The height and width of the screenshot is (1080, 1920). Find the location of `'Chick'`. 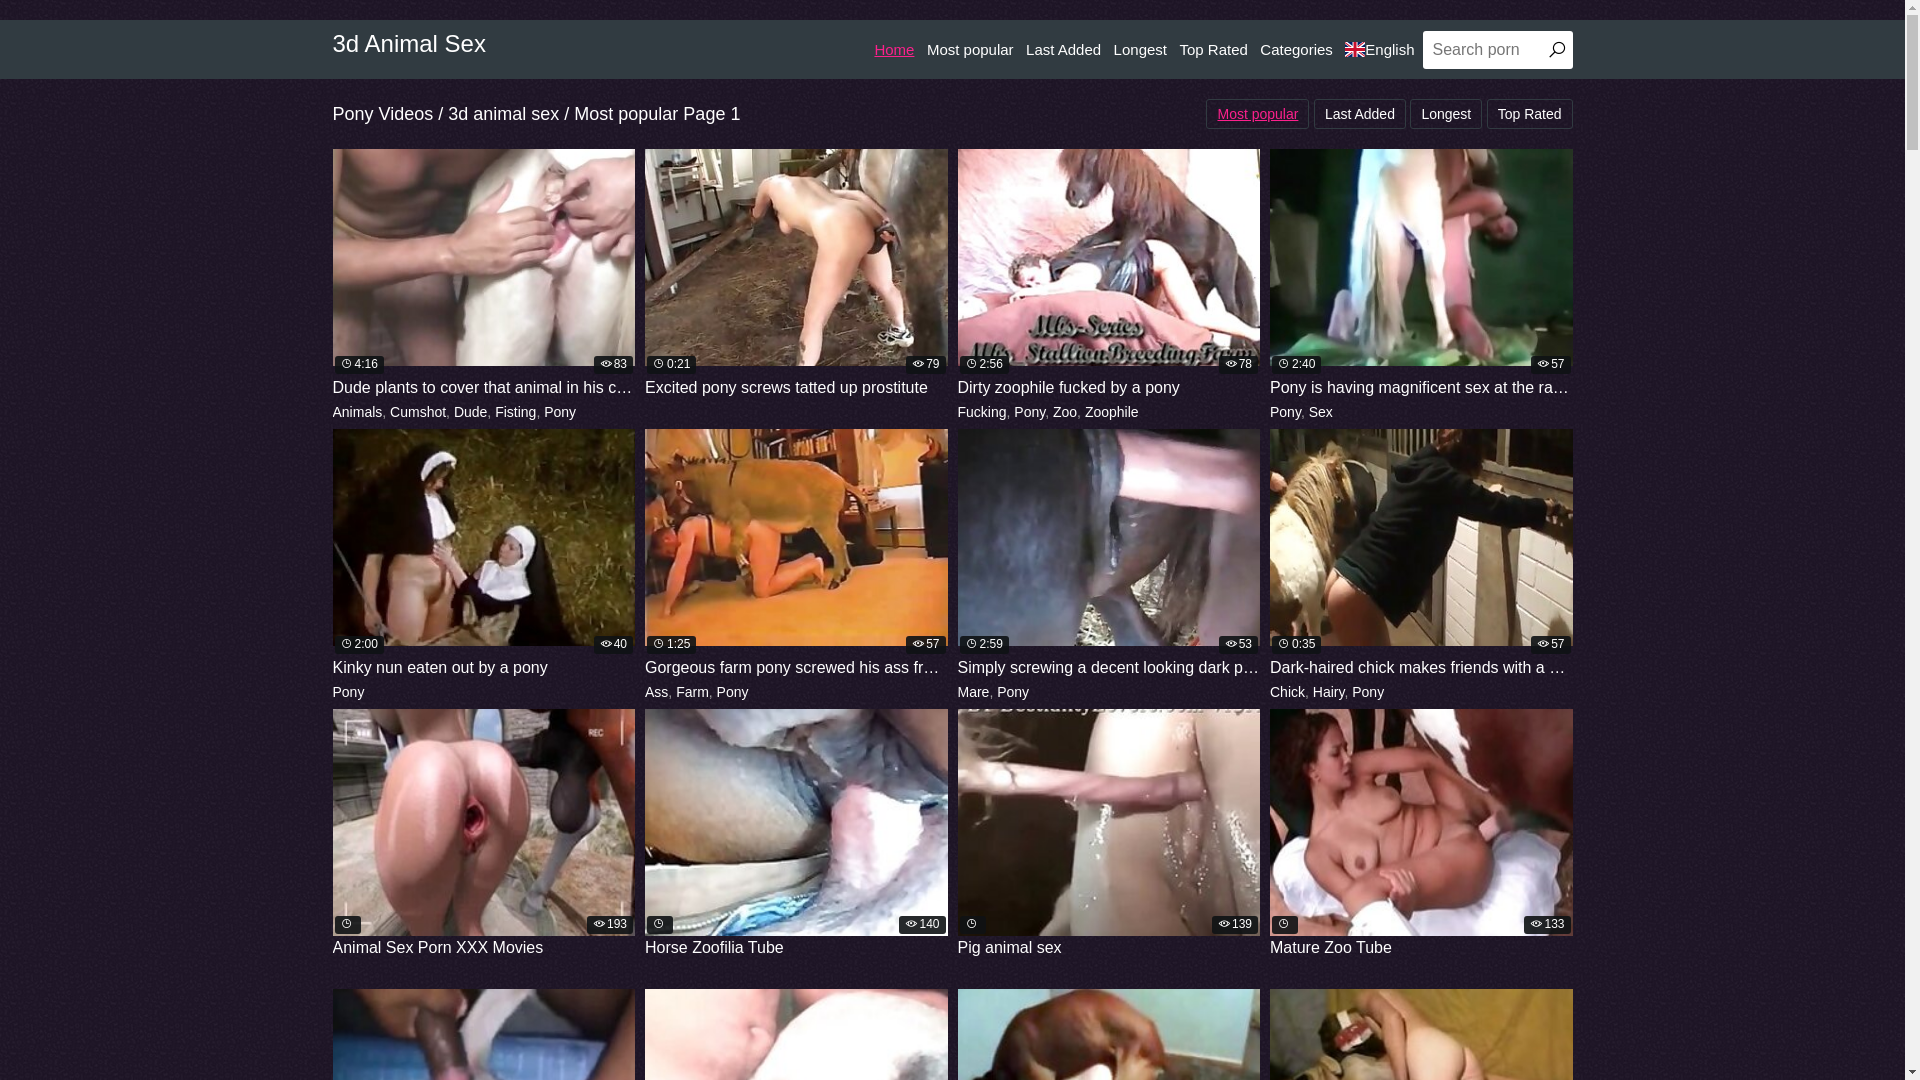

'Chick' is located at coordinates (1287, 690).